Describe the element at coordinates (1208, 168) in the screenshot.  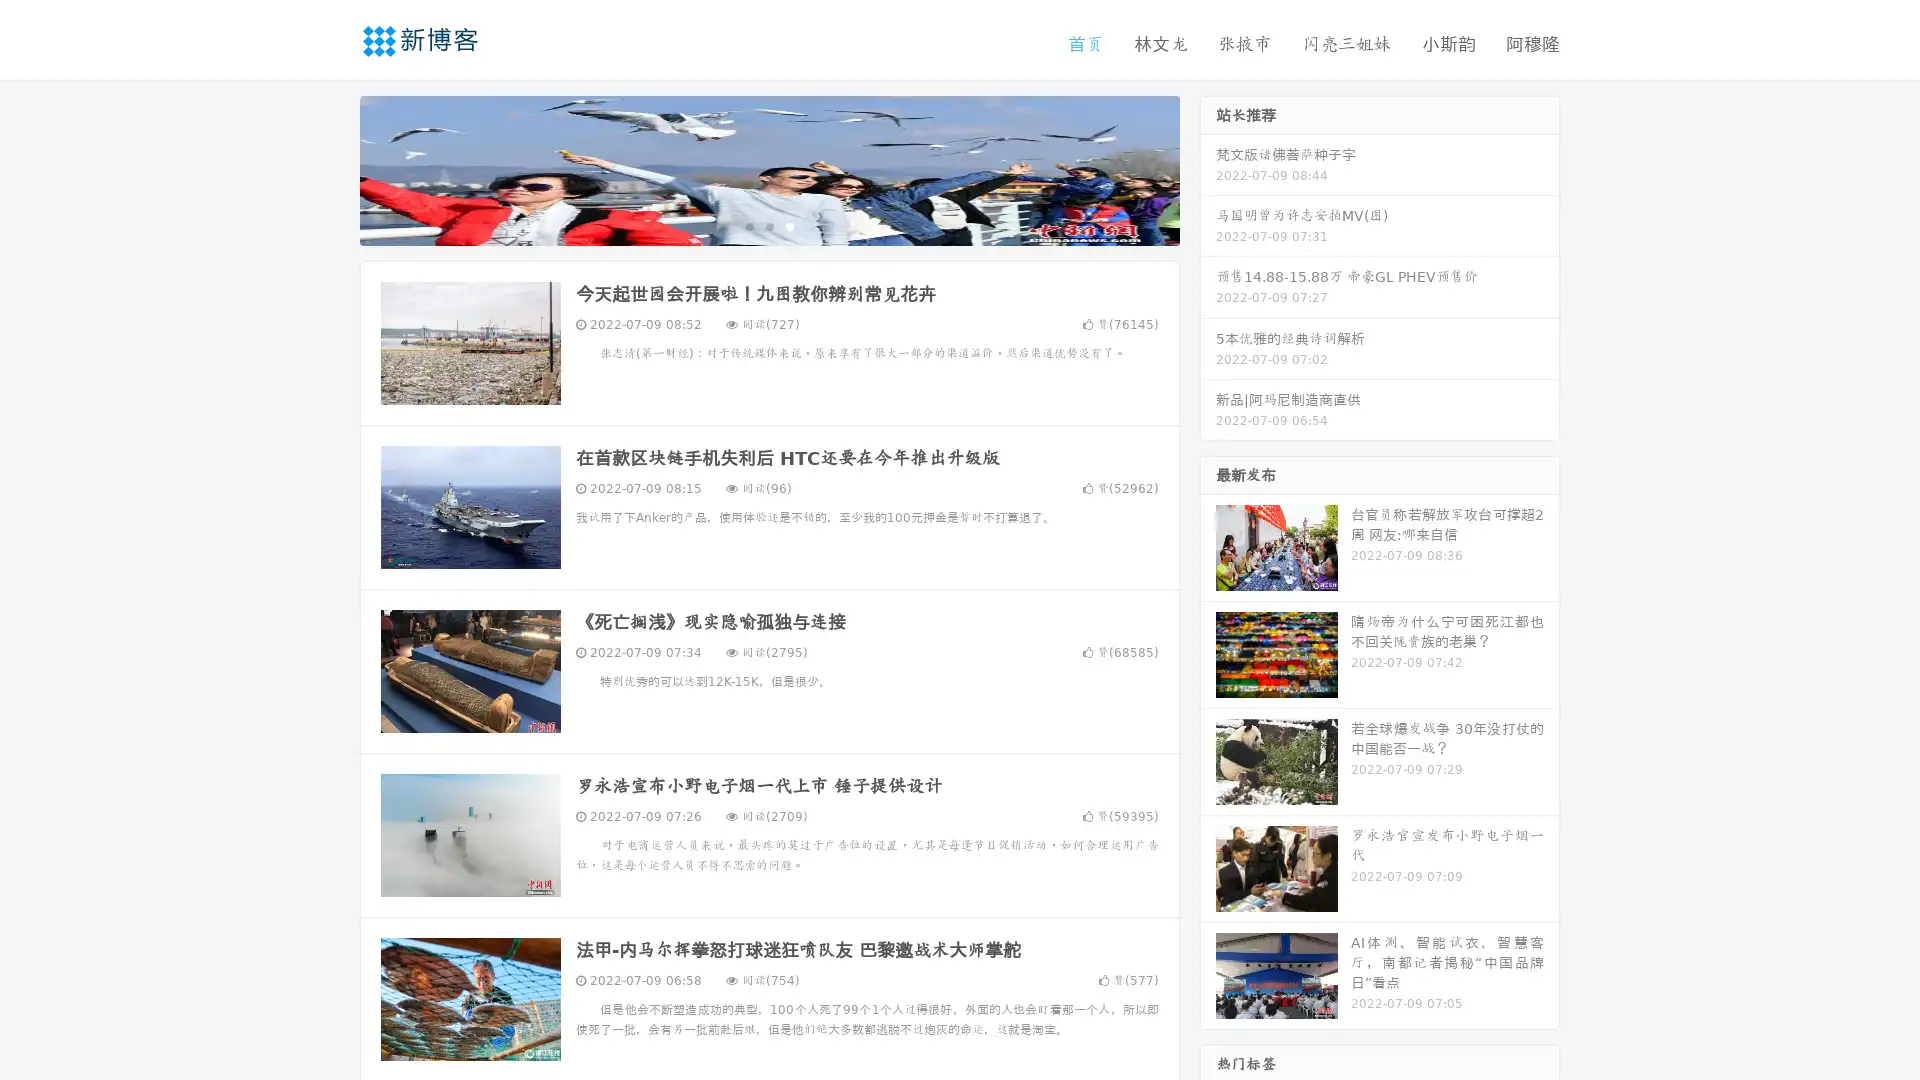
I see `Next slide` at that location.